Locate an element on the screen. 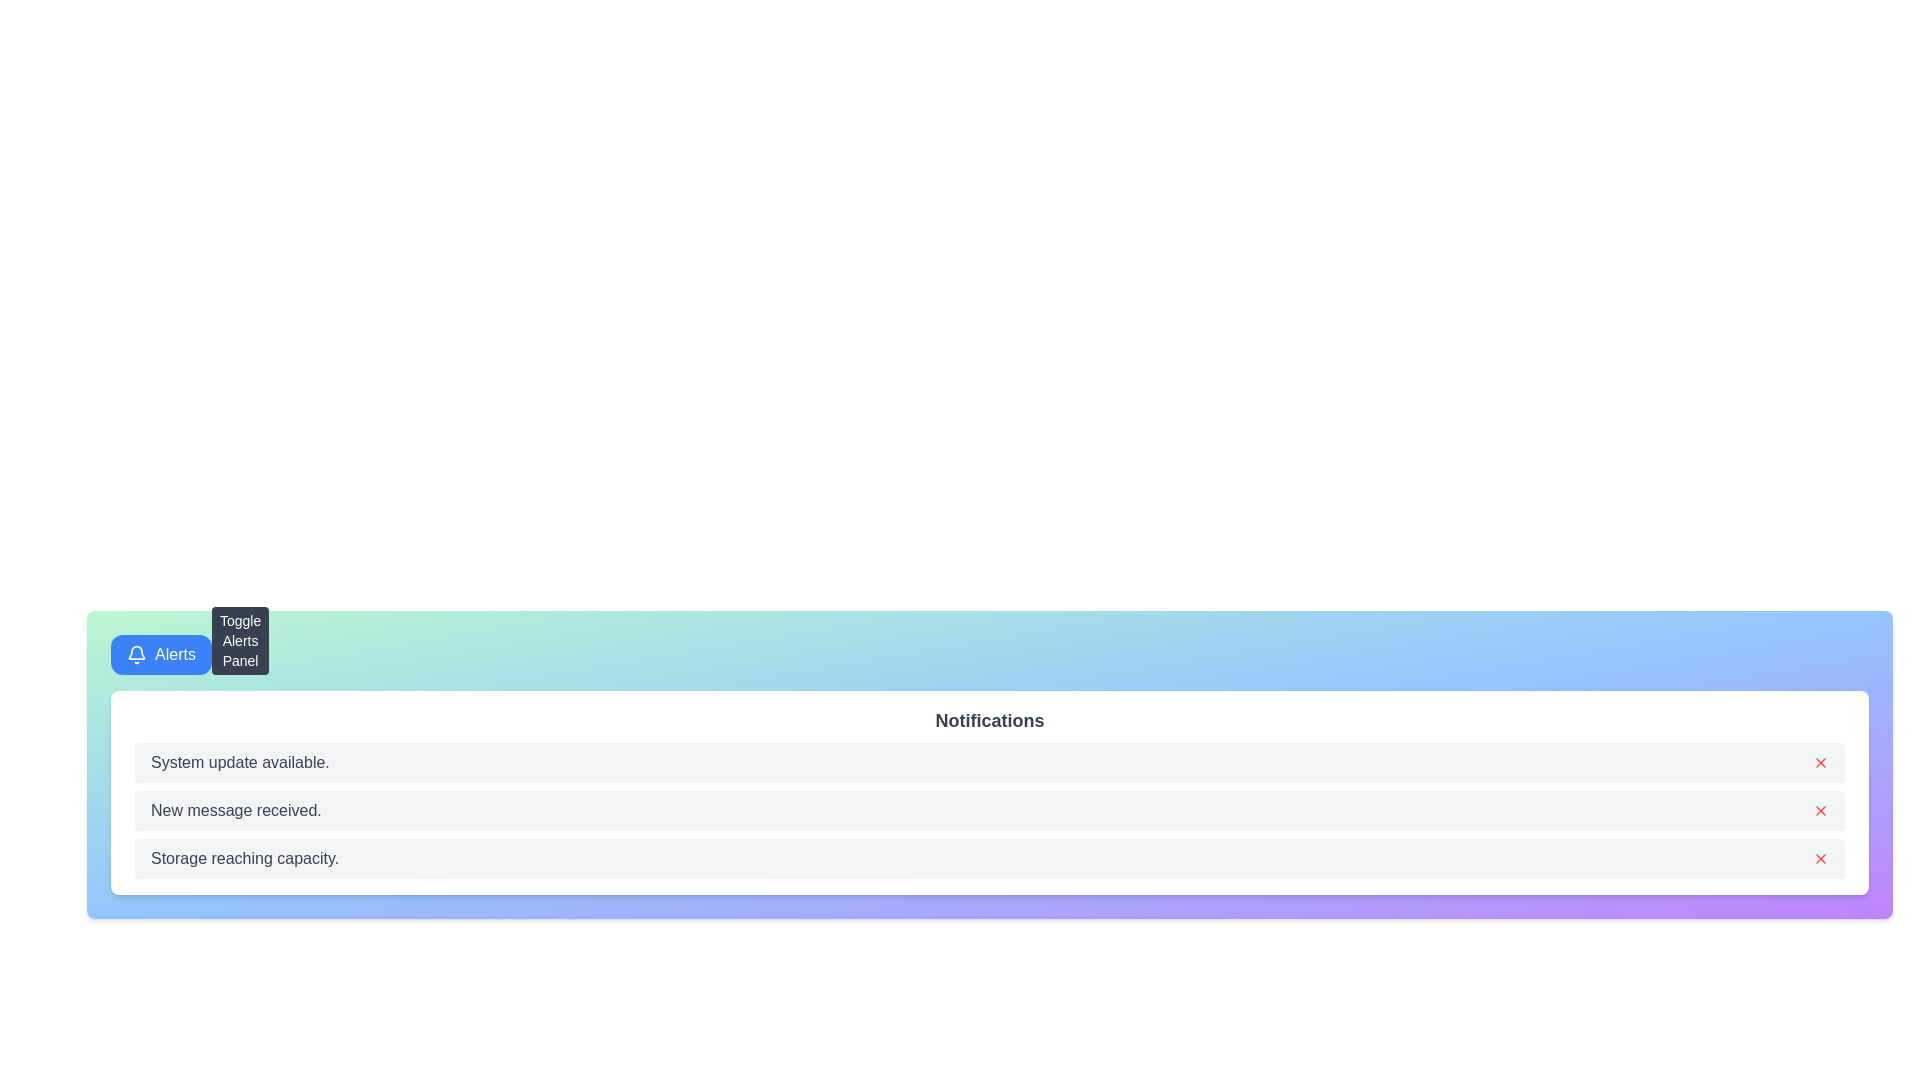 This screenshot has height=1080, width=1920. the dismiss button located at the far-right position of the notification bar next to the text 'System update available.' is located at coordinates (1820, 763).